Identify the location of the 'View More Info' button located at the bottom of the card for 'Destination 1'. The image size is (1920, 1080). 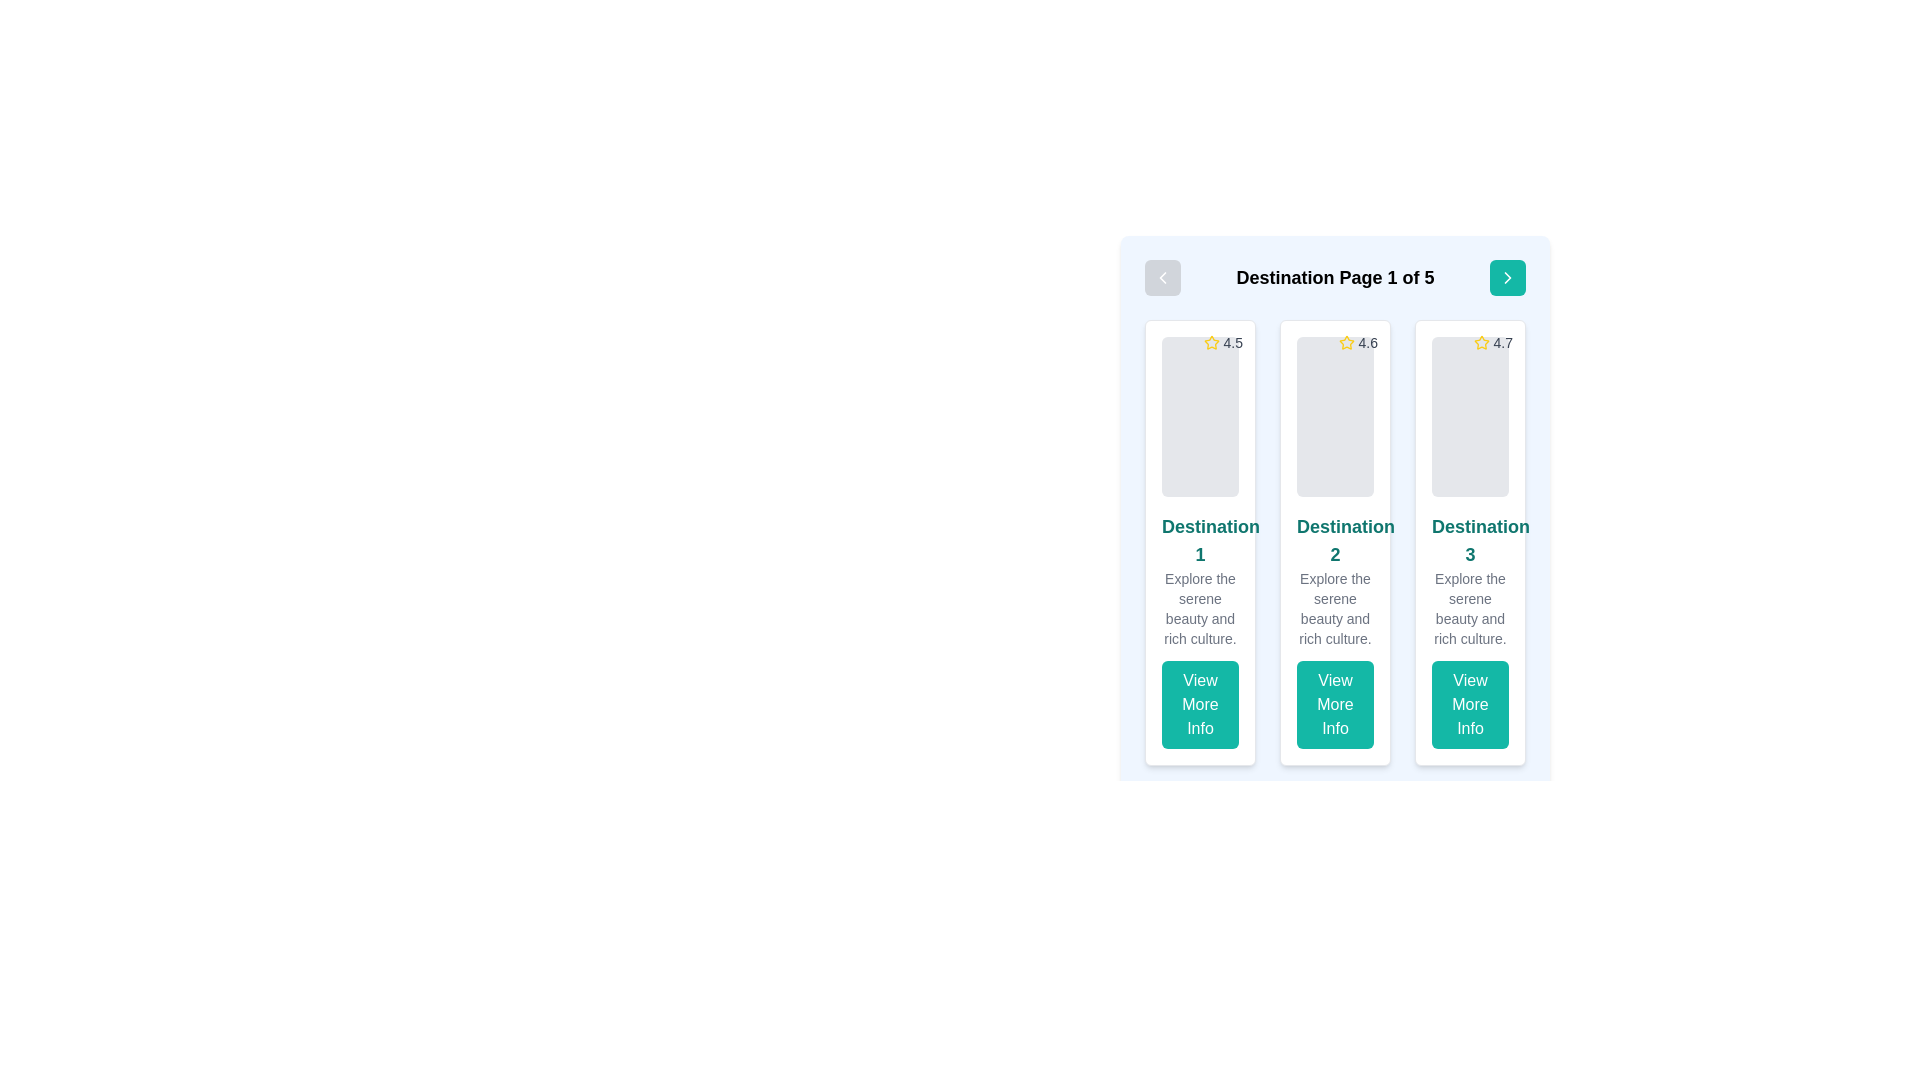
(1200, 704).